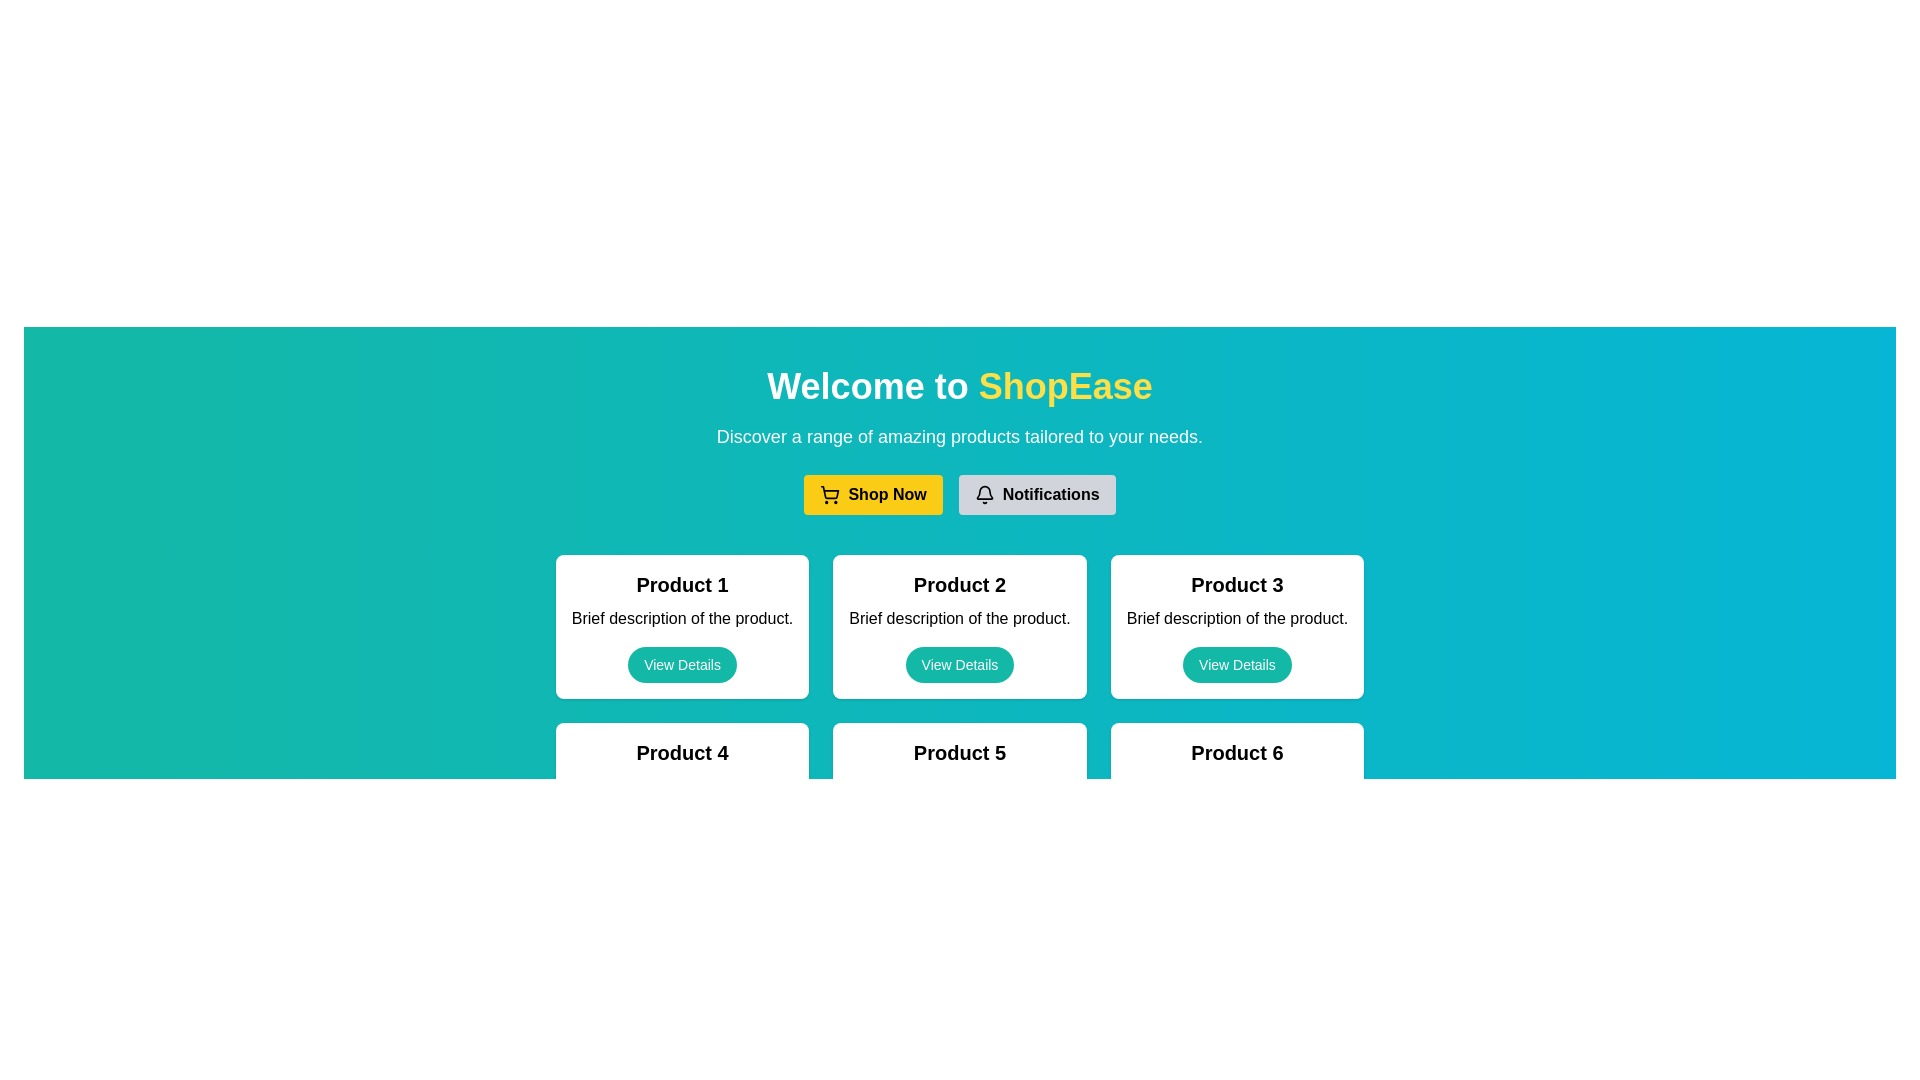 The width and height of the screenshot is (1920, 1080). What do you see at coordinates (830, 494) in the screenshot?
I see `the shopping icon located inside the 'Shop Now' button, positioned to the far left of the text` at bounding box center [830, 494].